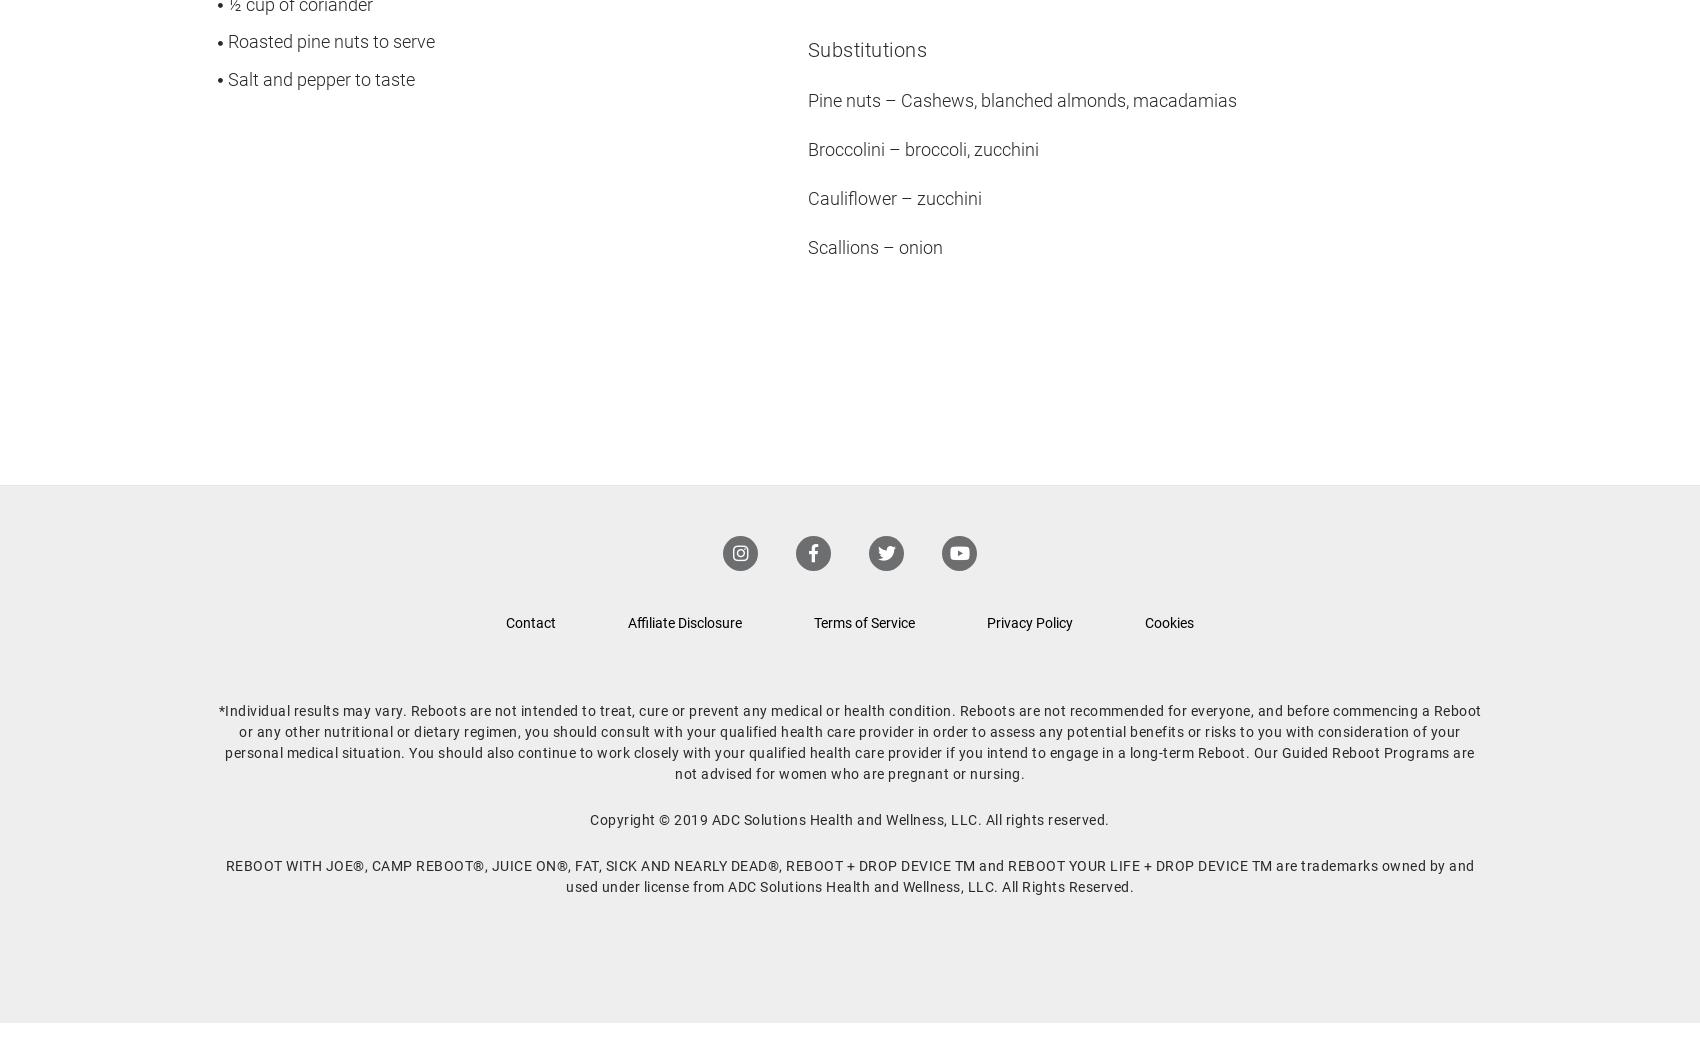 This screenshot has height=1039, width=1700. Describe the element at coordinates (848, 818) in the screenshot. I see `'Copyright © 2019 ADC Solutions Health and Wellness, LLC. All rights reserved.'` at that location.